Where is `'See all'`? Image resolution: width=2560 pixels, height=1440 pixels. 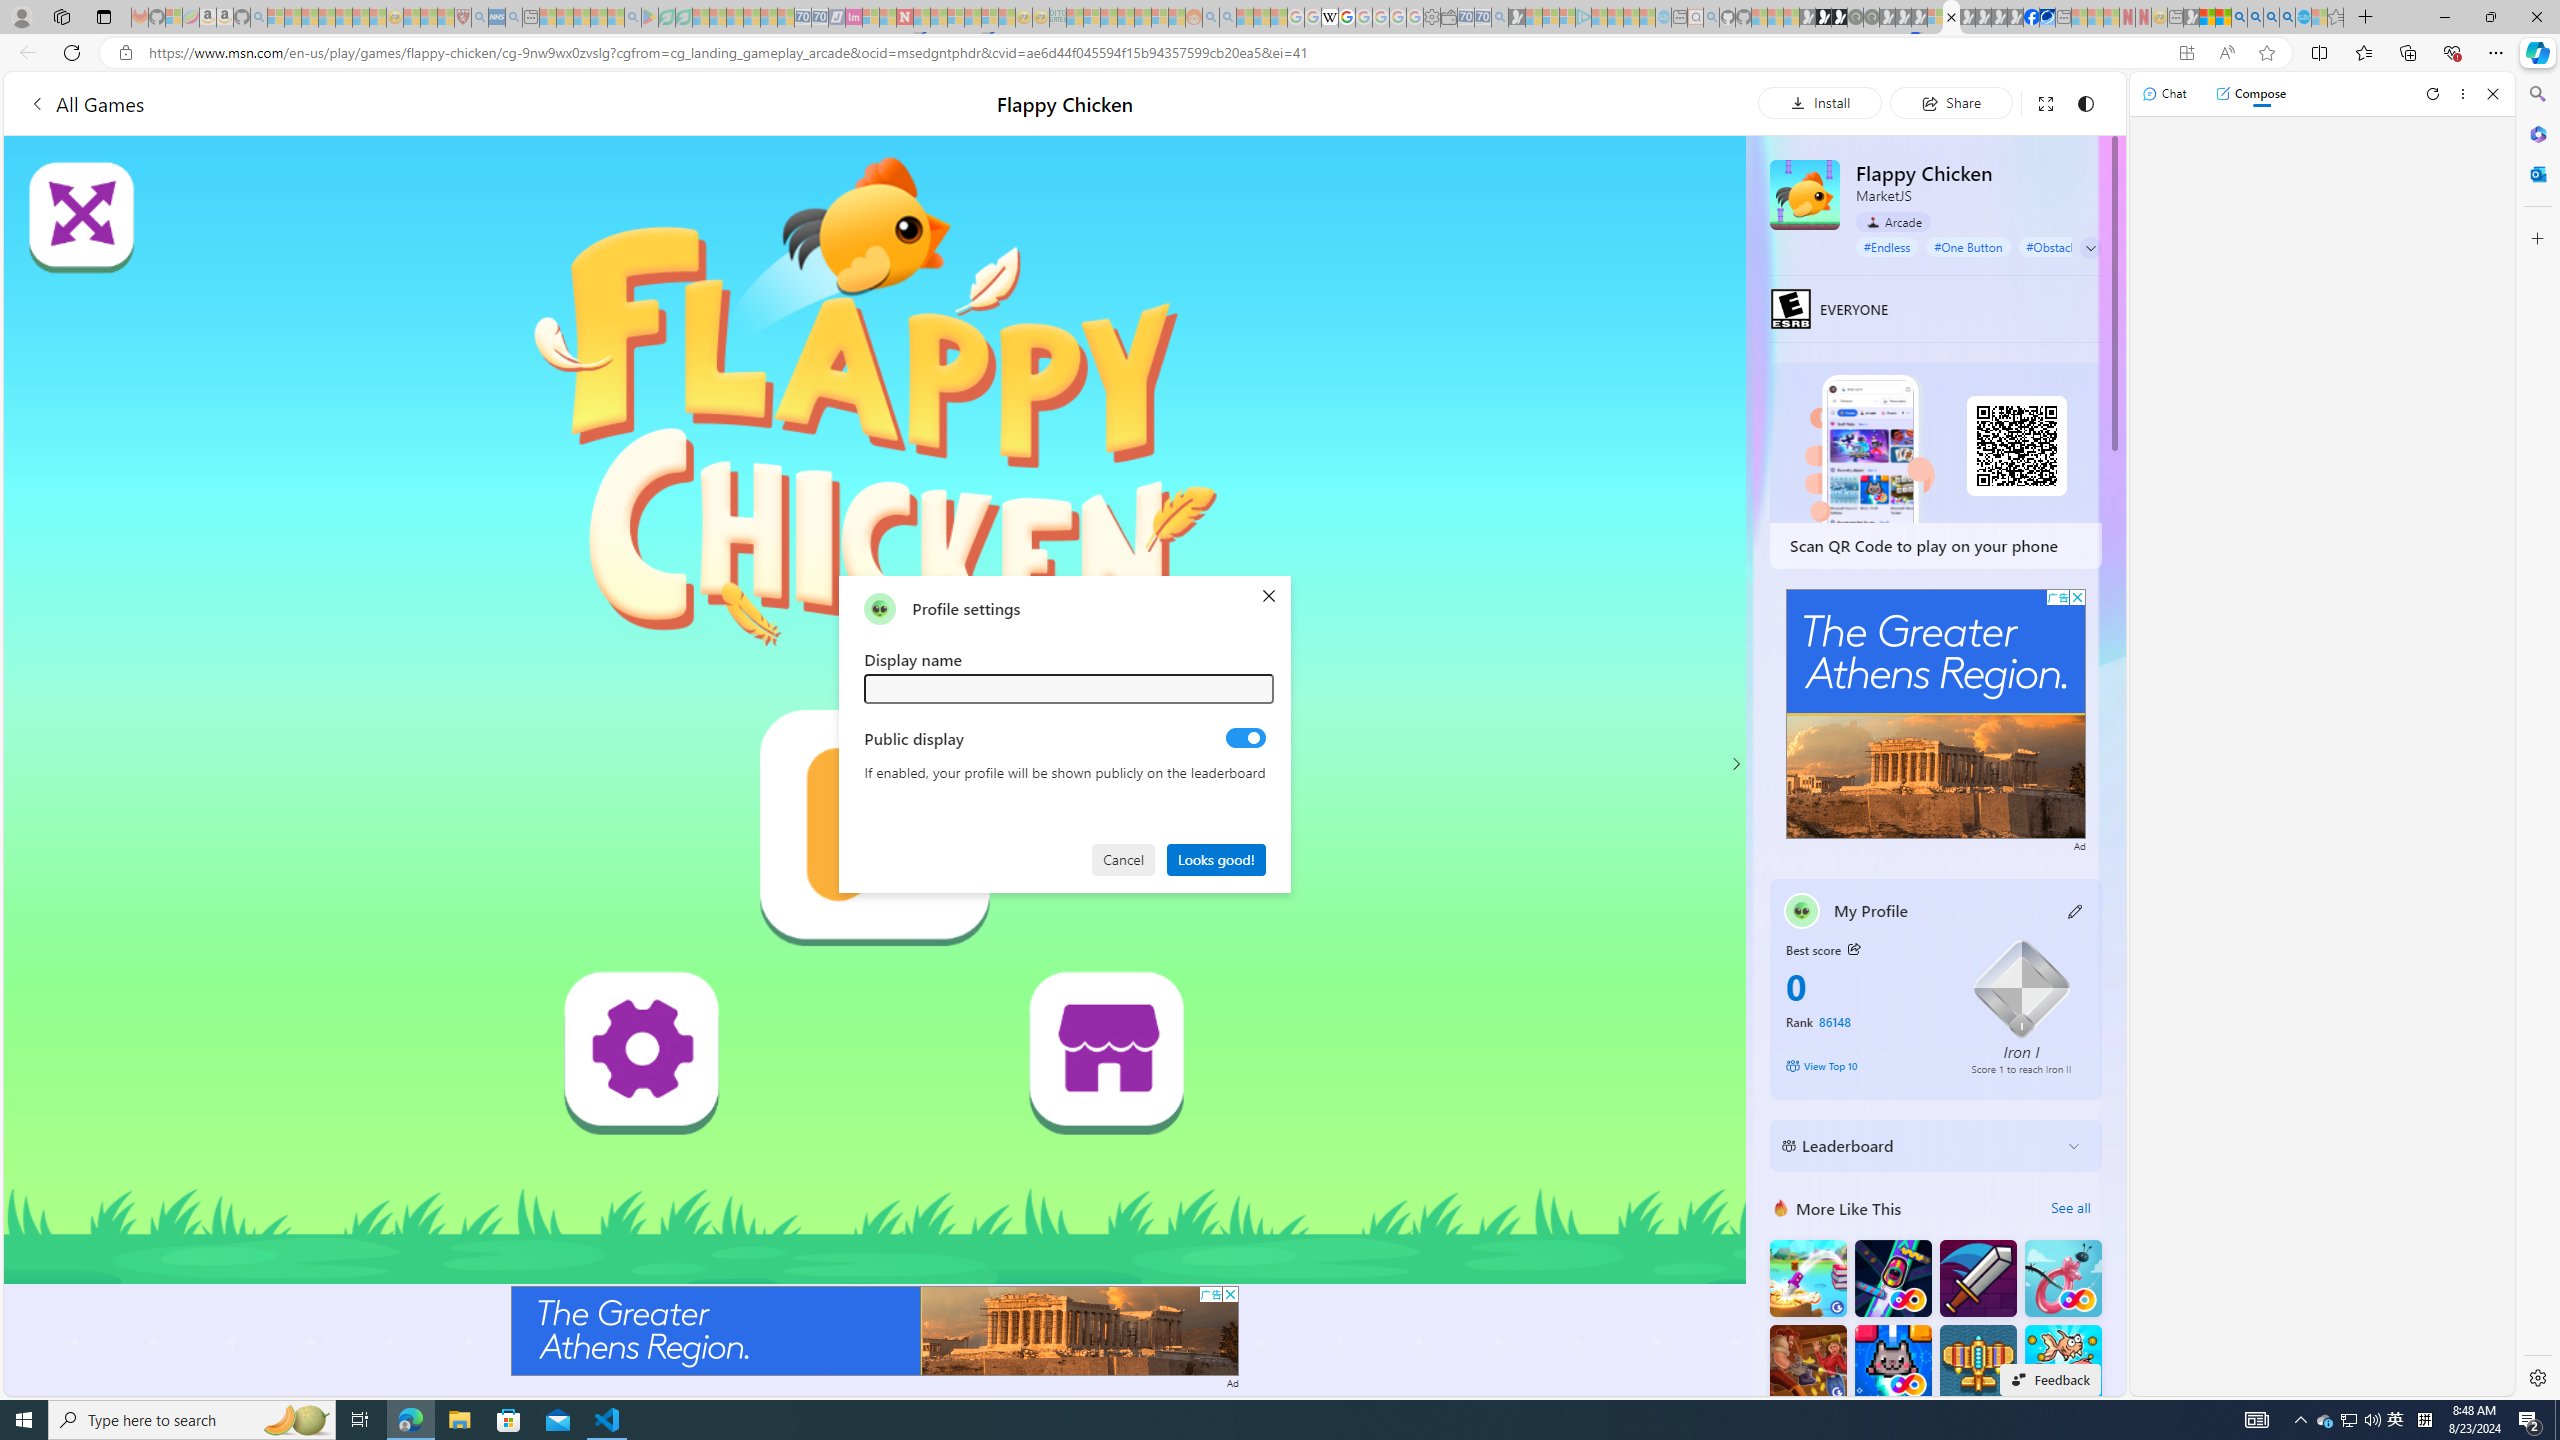 'See all' is located at coordinates (2070, 1207).